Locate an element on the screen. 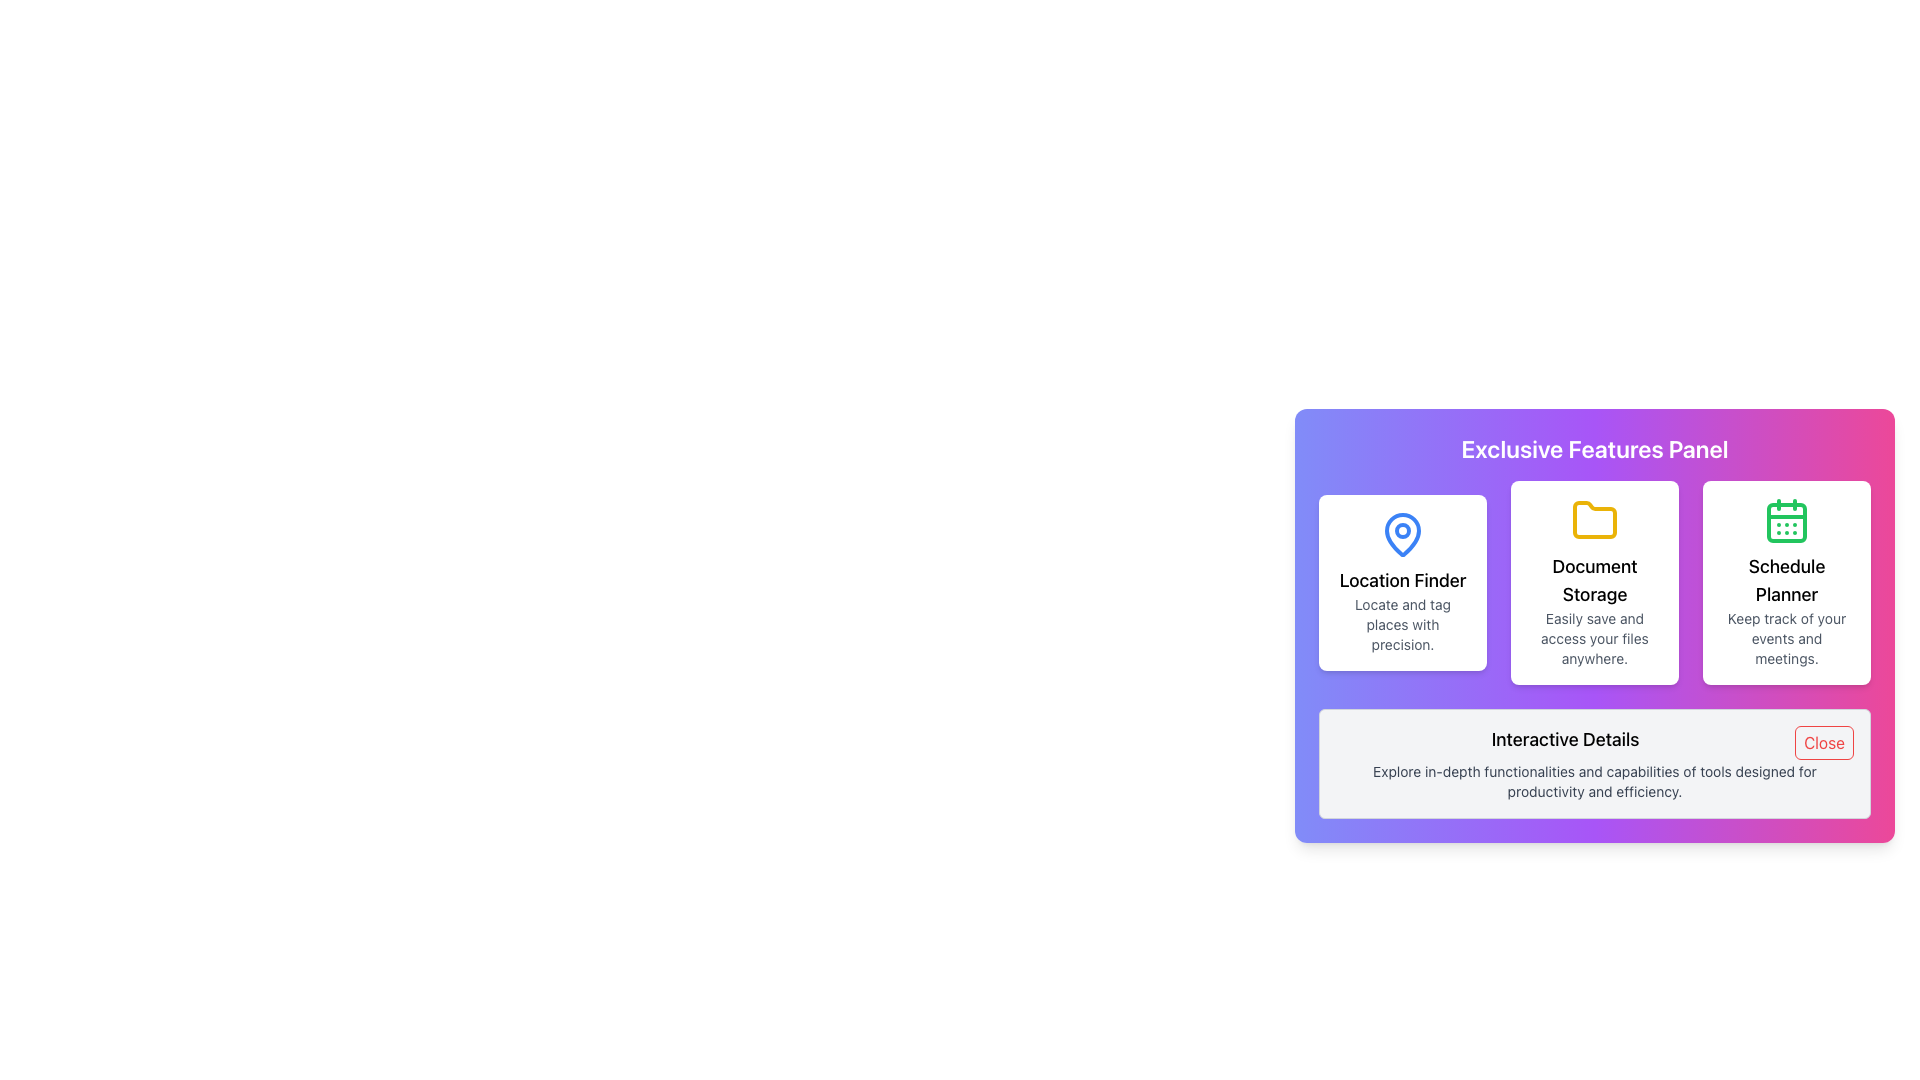 The image size is (1920, 1080). the green square or rectangular shape with rounded corners within the Schedule Planner icon in the lower section of the calendar illustration is located at coordinates (1786, 522).